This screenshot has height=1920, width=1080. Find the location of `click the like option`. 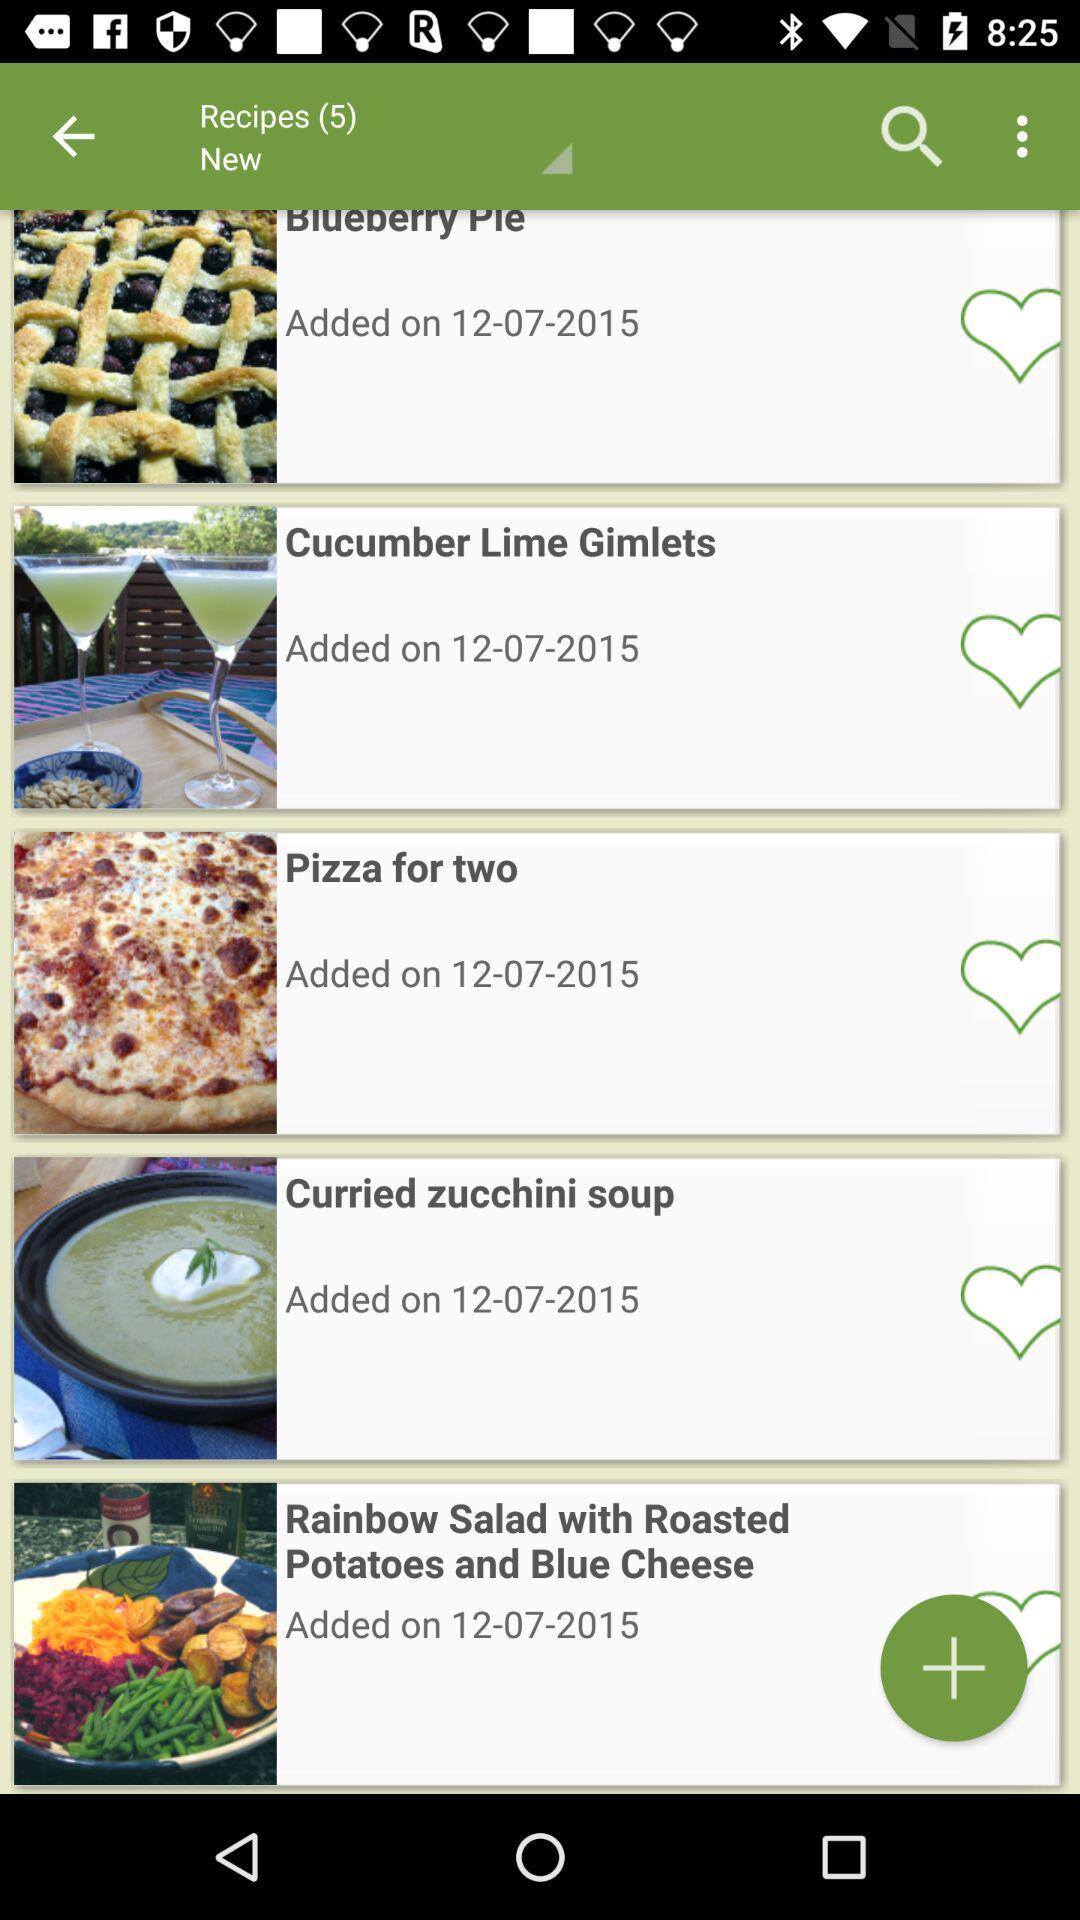

click the like option is located at coordinates (997, 985).